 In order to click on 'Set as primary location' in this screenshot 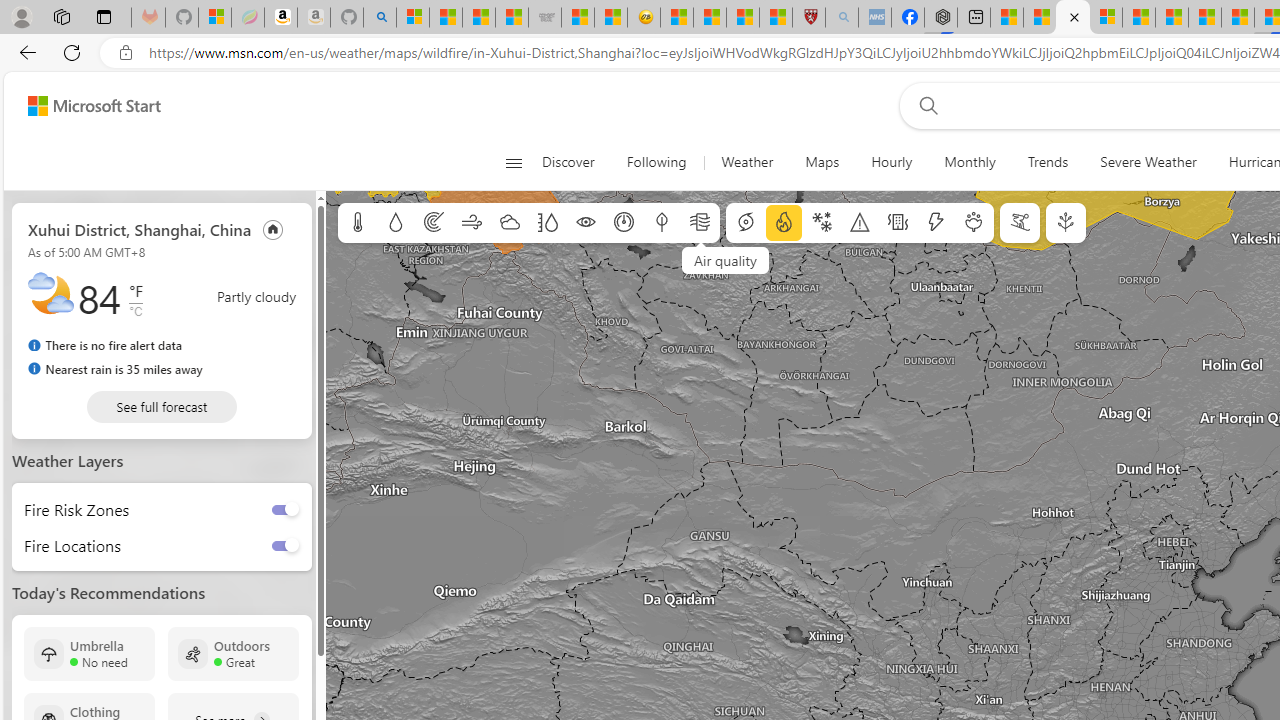, I will do `click(272, 228)`.